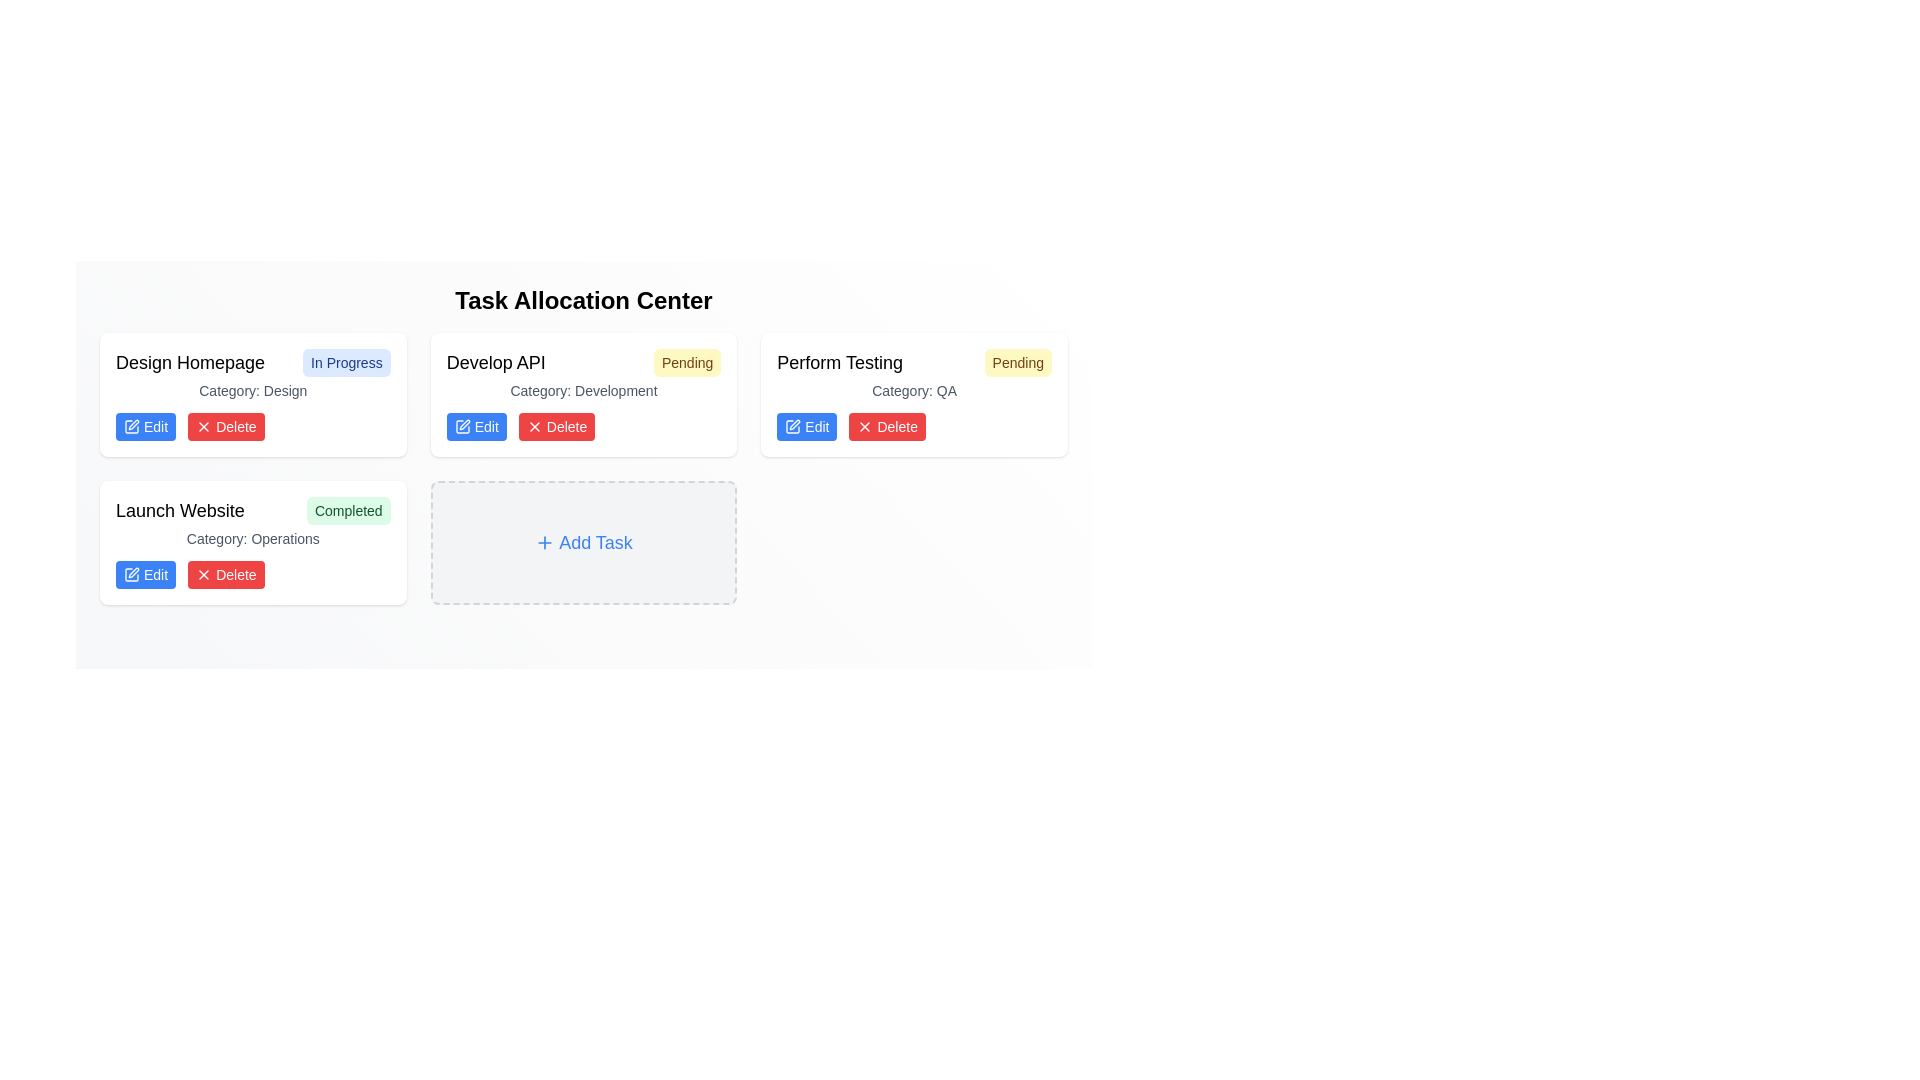 The width and height of the screenshot is (1920, 1080). What do you see at coordinates (913, 426) in the screenshot?
I see `the grouped component of the 'Edit' and 'Delete' buttons located at the bottom right of the card labeled 'Perform Testing'` at bounding box center [913, 426].